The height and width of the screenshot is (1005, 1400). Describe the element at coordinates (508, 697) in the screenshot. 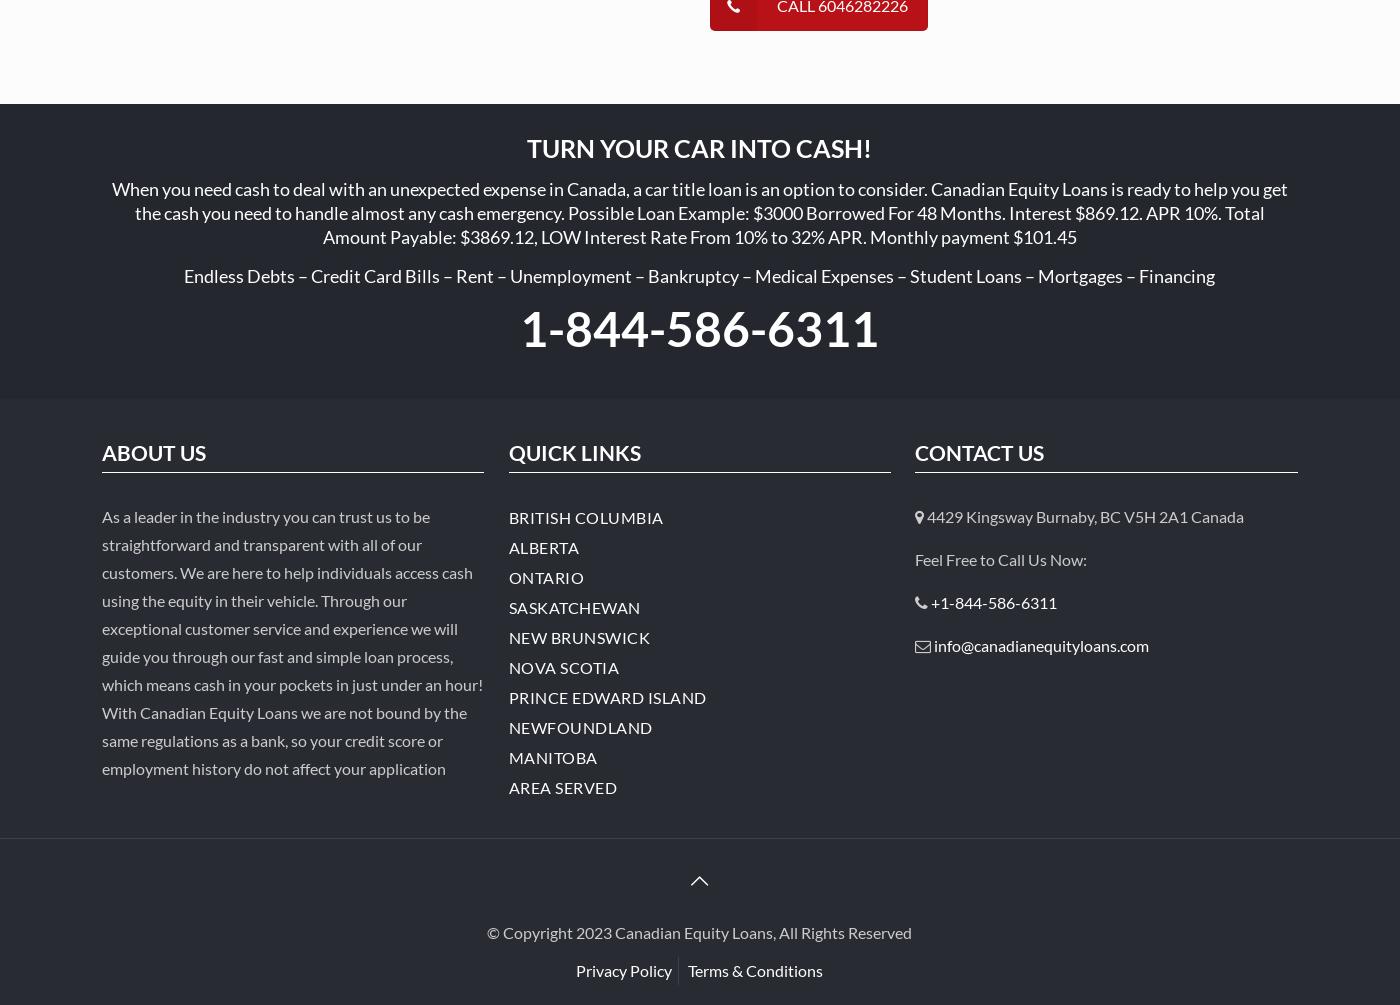

I see `'Prince Edward Island'` at that location.